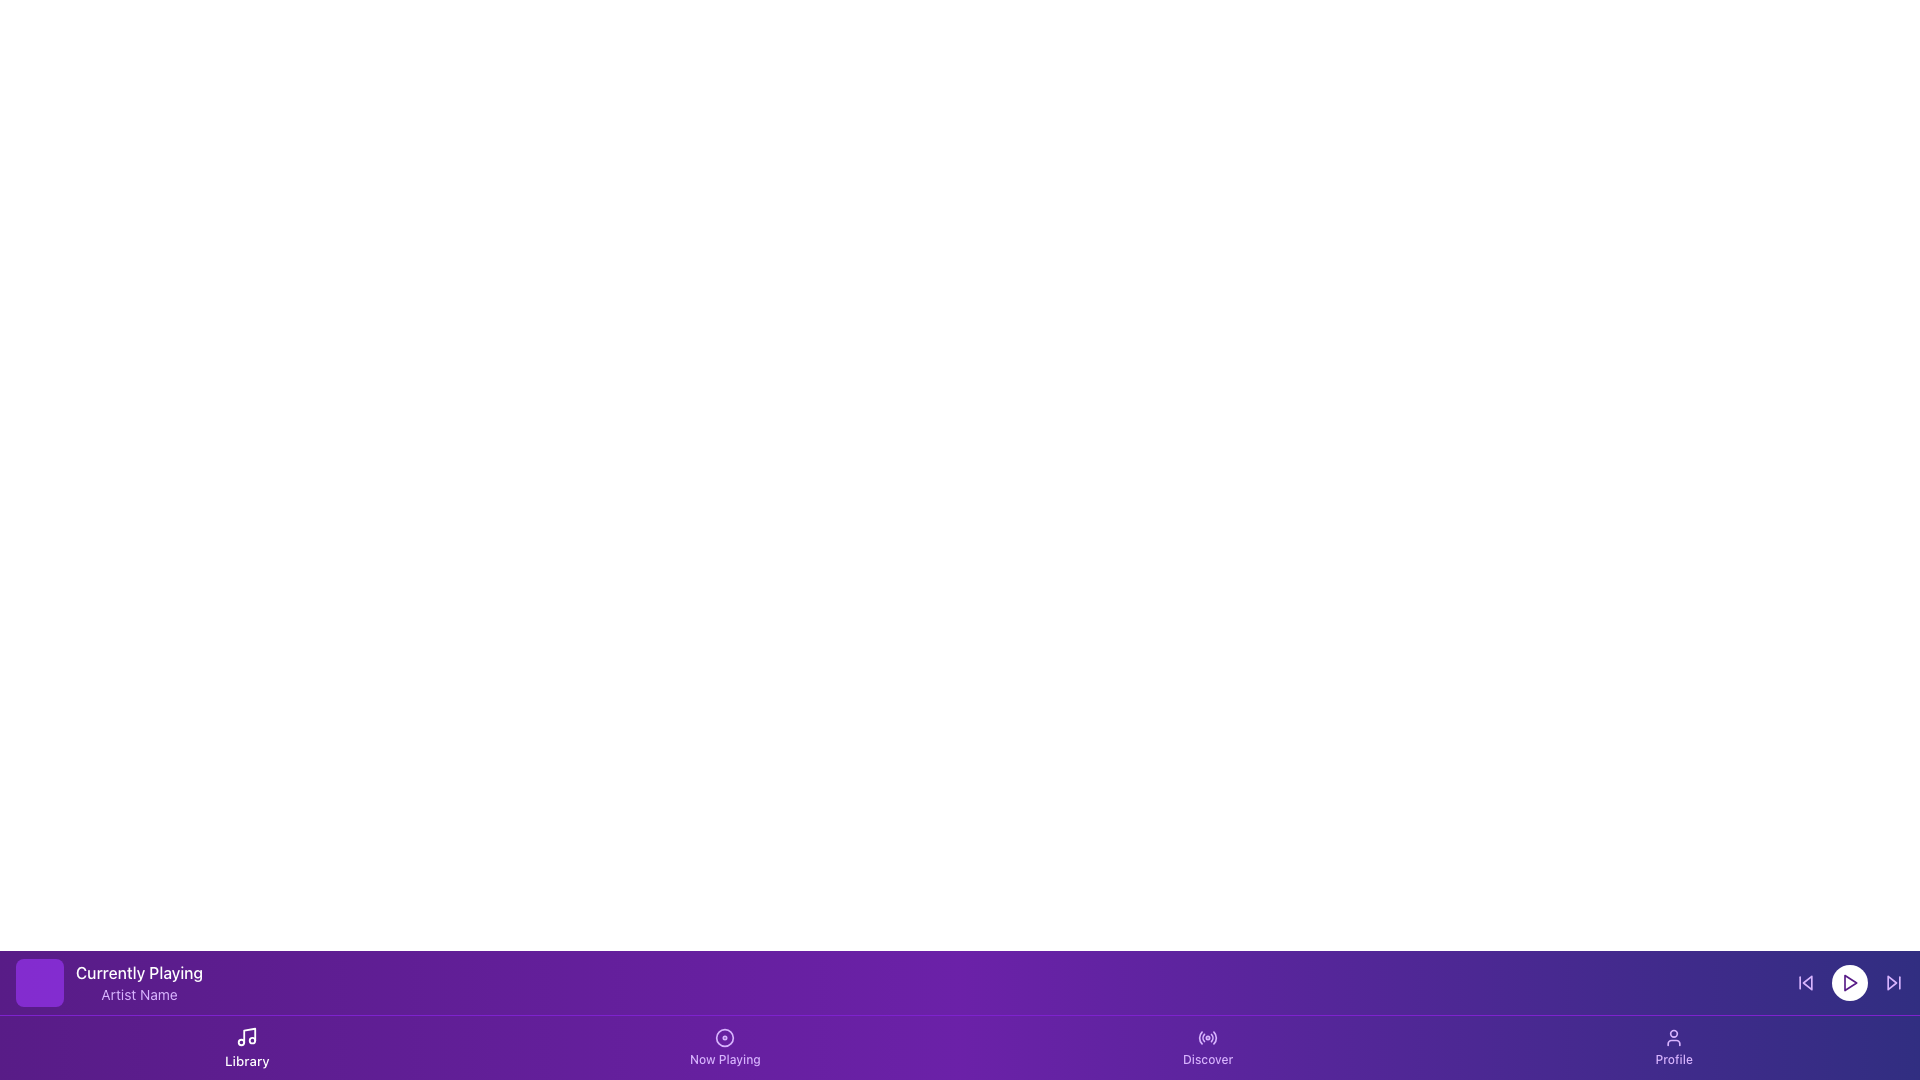 Image resolution: width=1920 pixels, height=1080 pixels. What do you see at coordinates (724, 1036) in the screenshot?
I see `the center of the Circular icon in the navigation bar located in the 'Now Playing' section` at bounding box center [724, 1036].